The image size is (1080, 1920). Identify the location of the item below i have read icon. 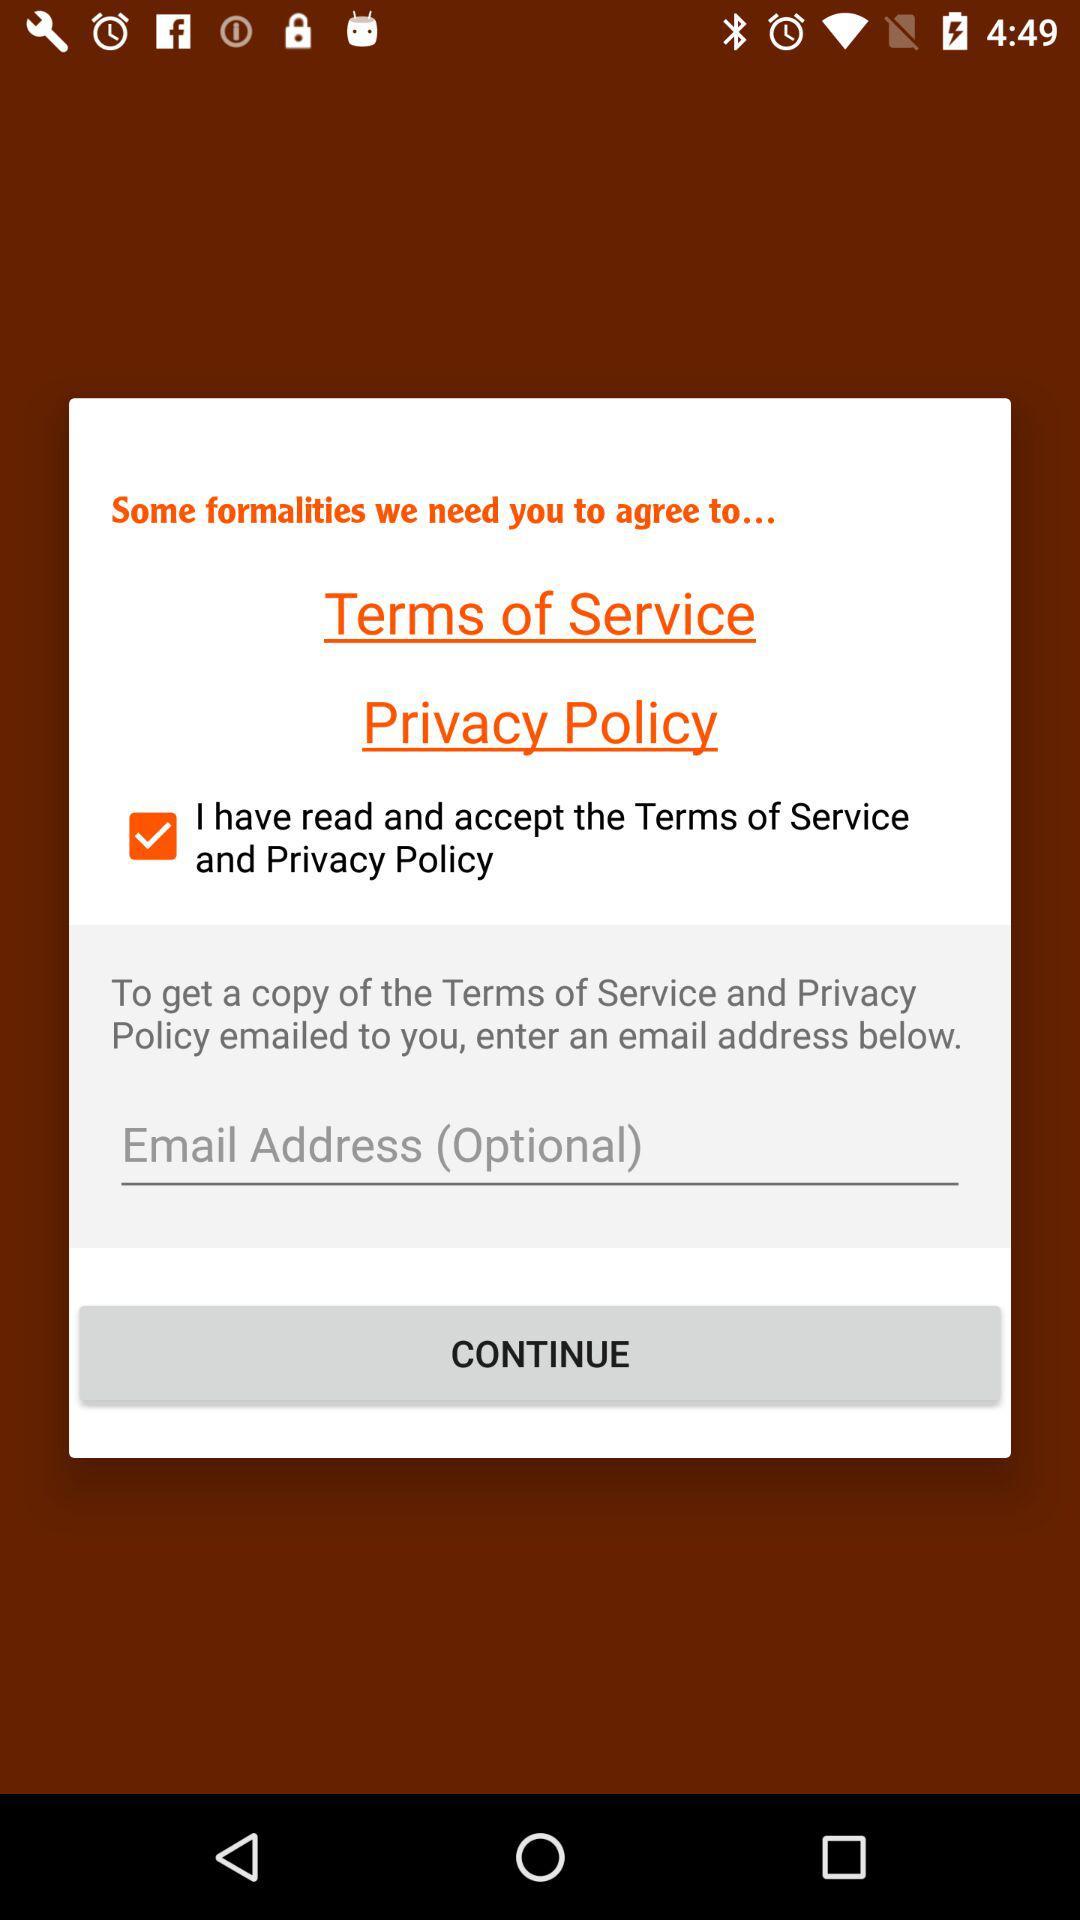
(540, 1012).